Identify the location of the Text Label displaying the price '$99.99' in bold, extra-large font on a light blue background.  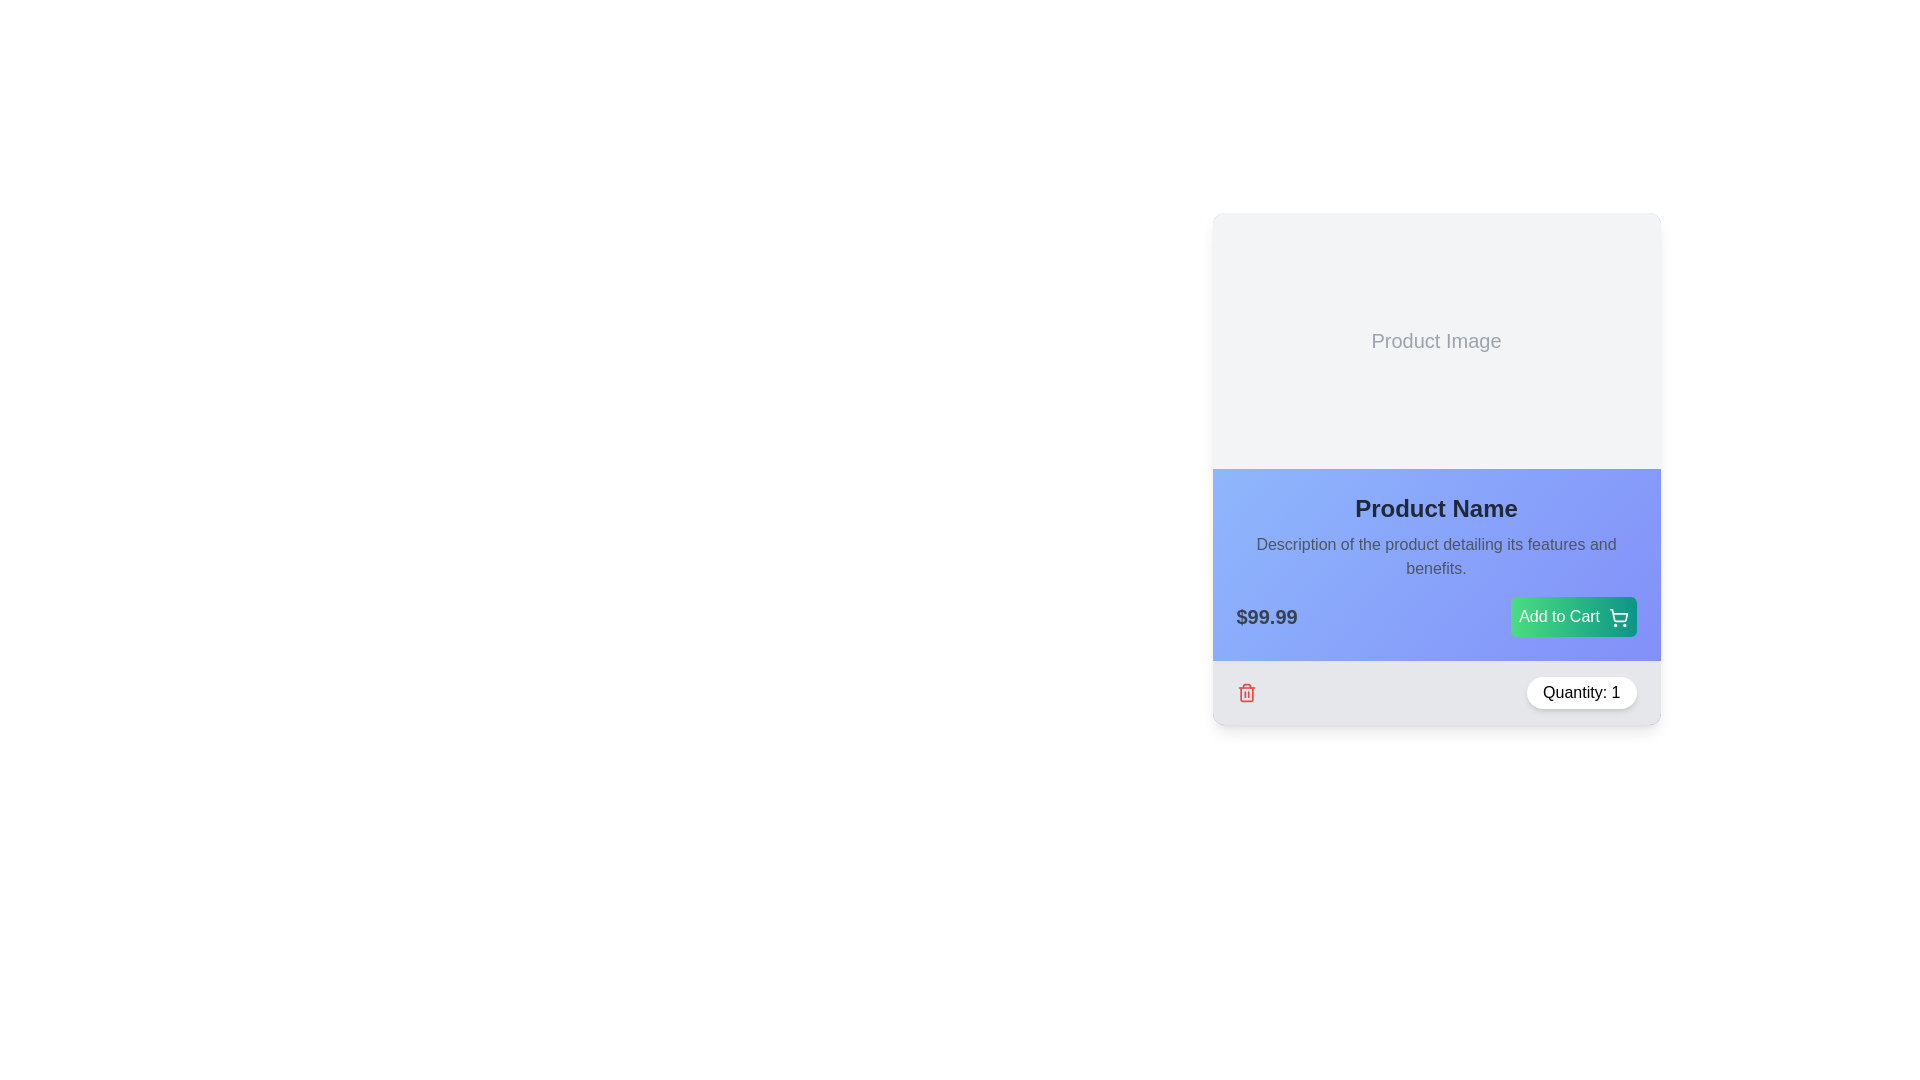
(1266, 616).